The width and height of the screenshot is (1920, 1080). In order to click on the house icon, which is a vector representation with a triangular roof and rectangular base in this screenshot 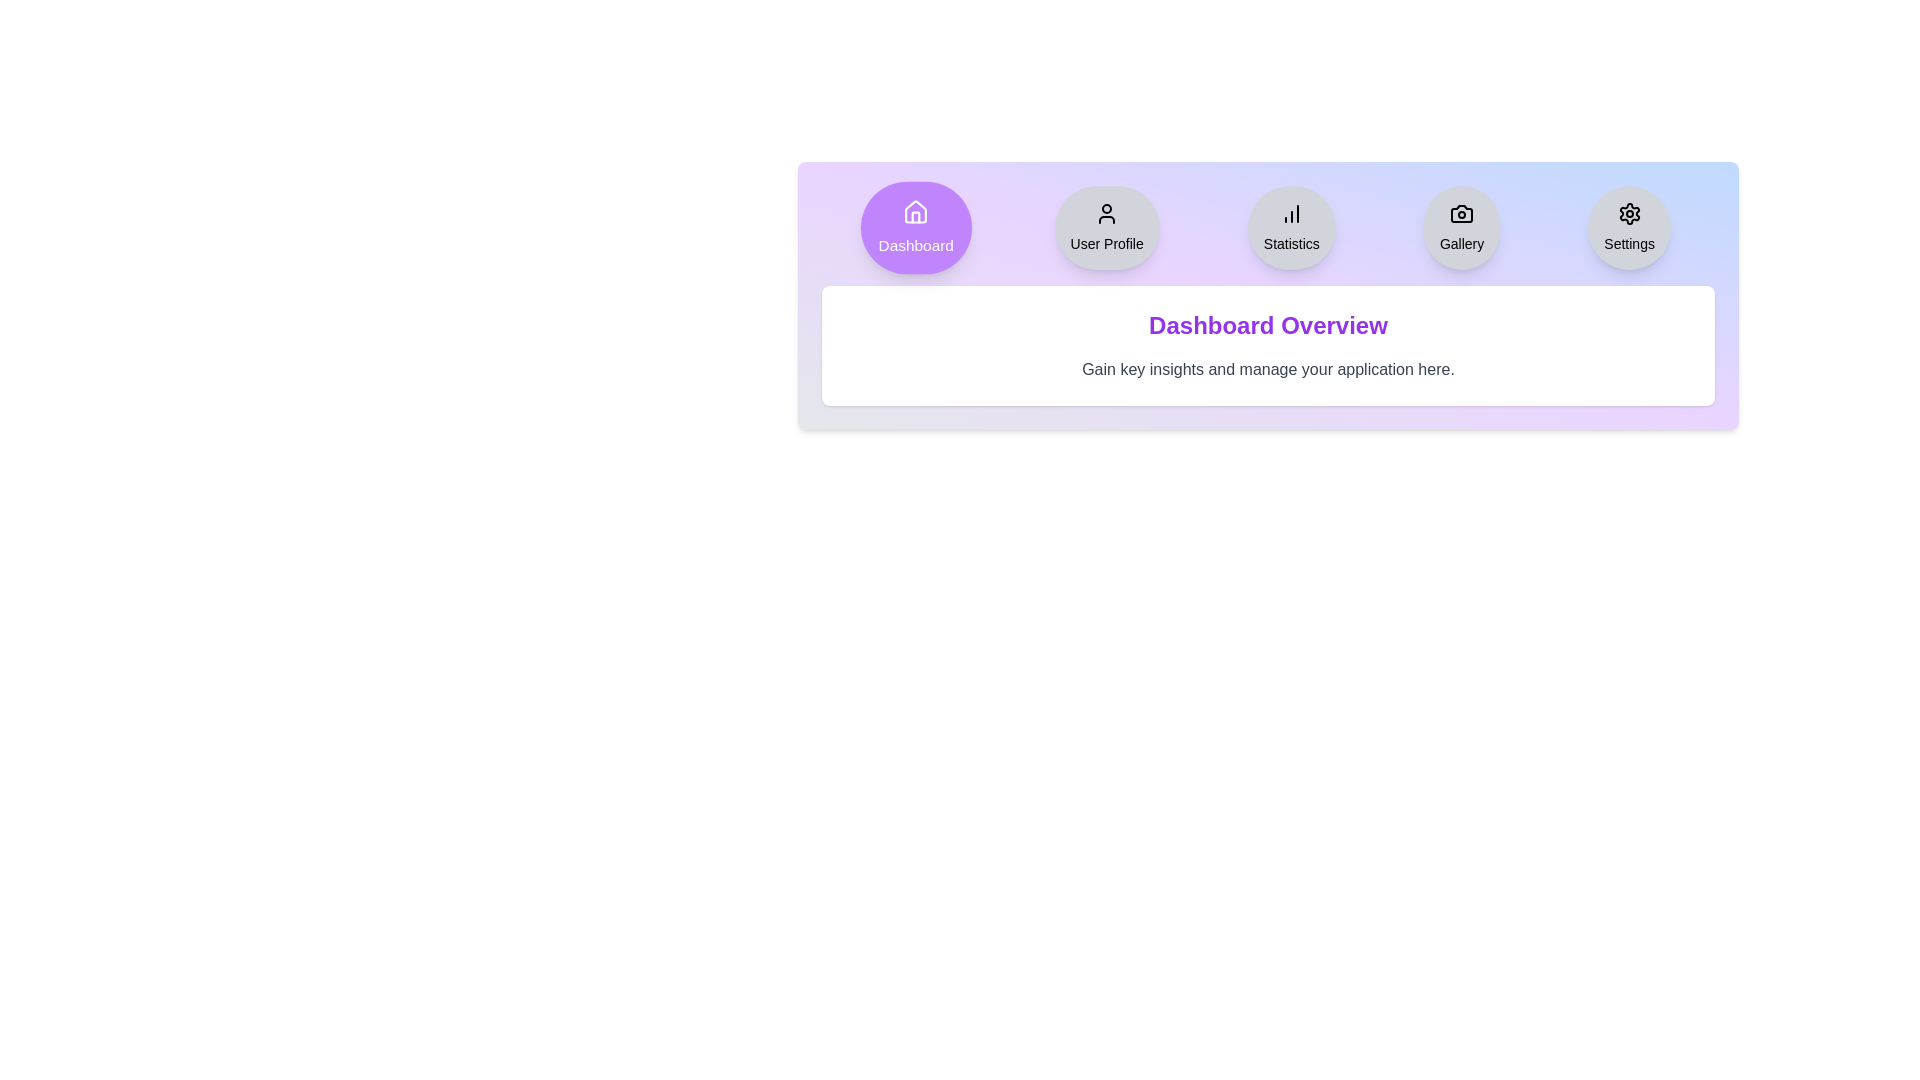, I will do `click(915, 212)`.